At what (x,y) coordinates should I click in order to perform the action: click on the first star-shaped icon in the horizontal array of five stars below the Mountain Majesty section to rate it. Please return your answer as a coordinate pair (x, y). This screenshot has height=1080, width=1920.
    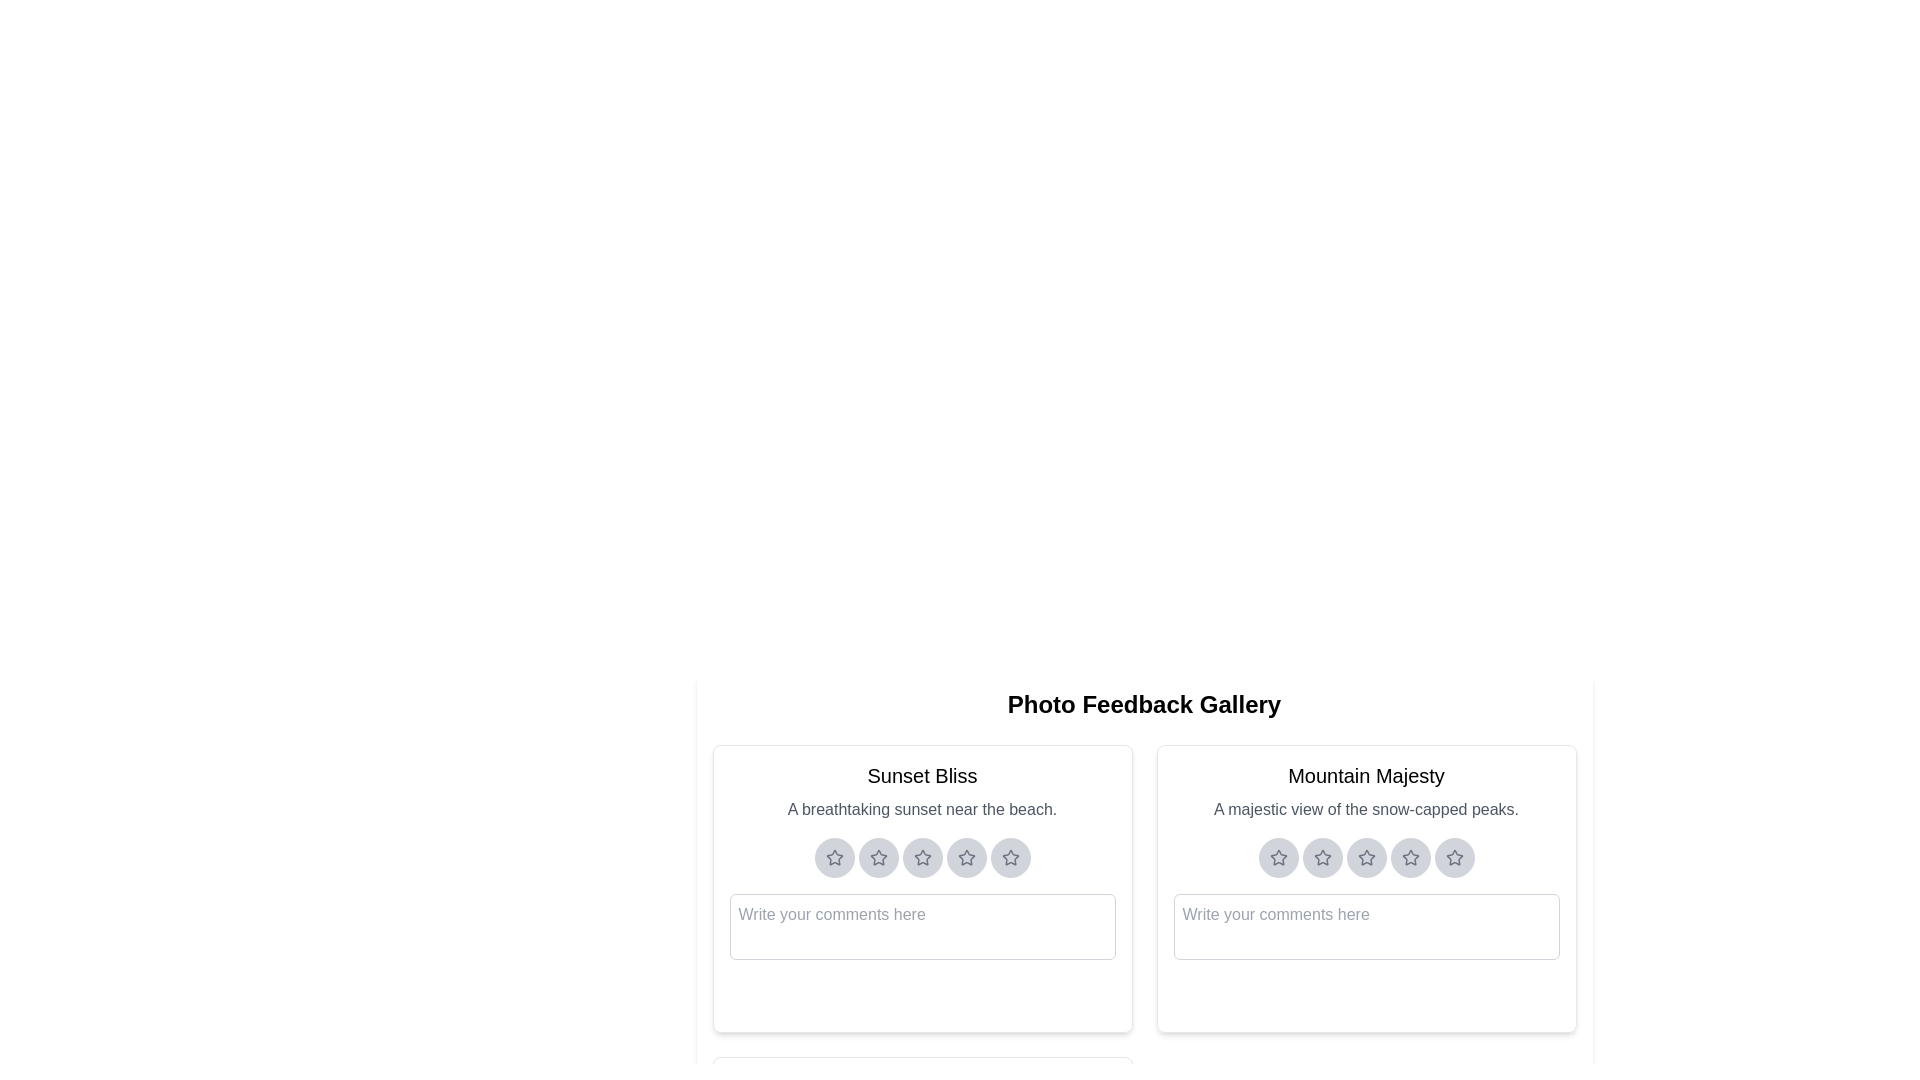
    Looking at the image, I should click on (1276, 855).